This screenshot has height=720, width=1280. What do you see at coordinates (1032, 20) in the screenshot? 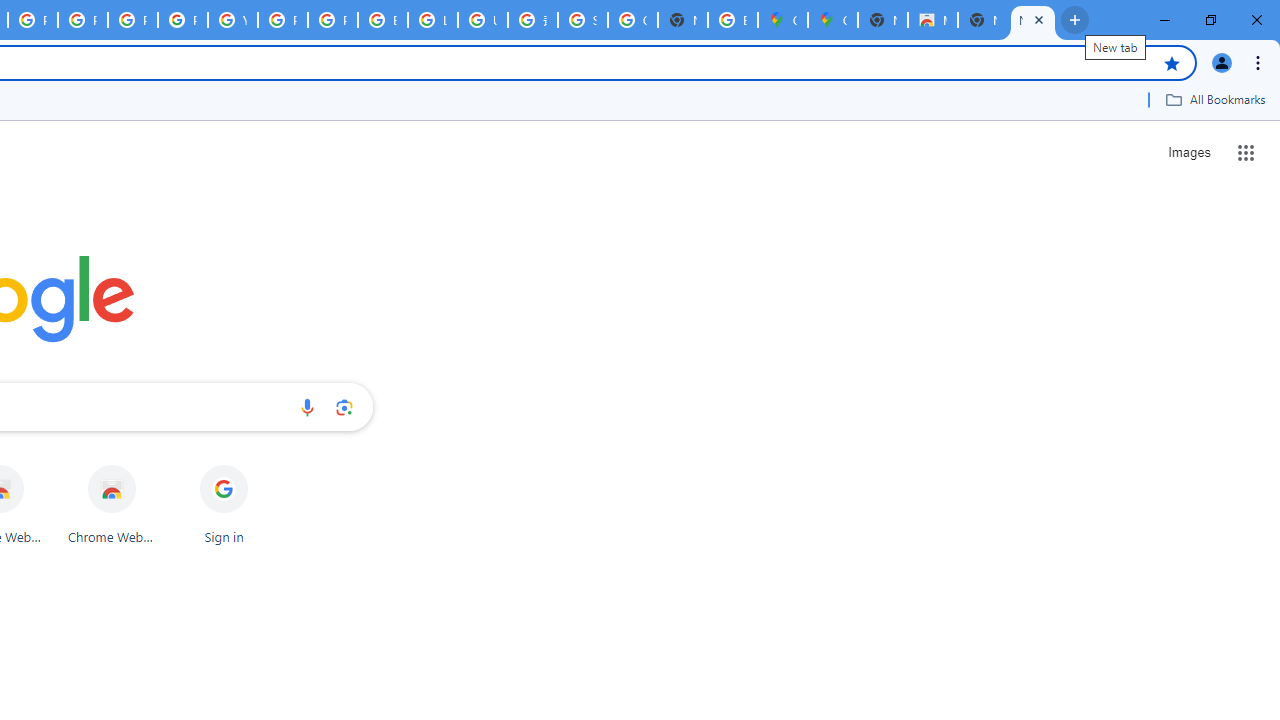
I see `'New Tab'` at bounding box center [1032, 20].